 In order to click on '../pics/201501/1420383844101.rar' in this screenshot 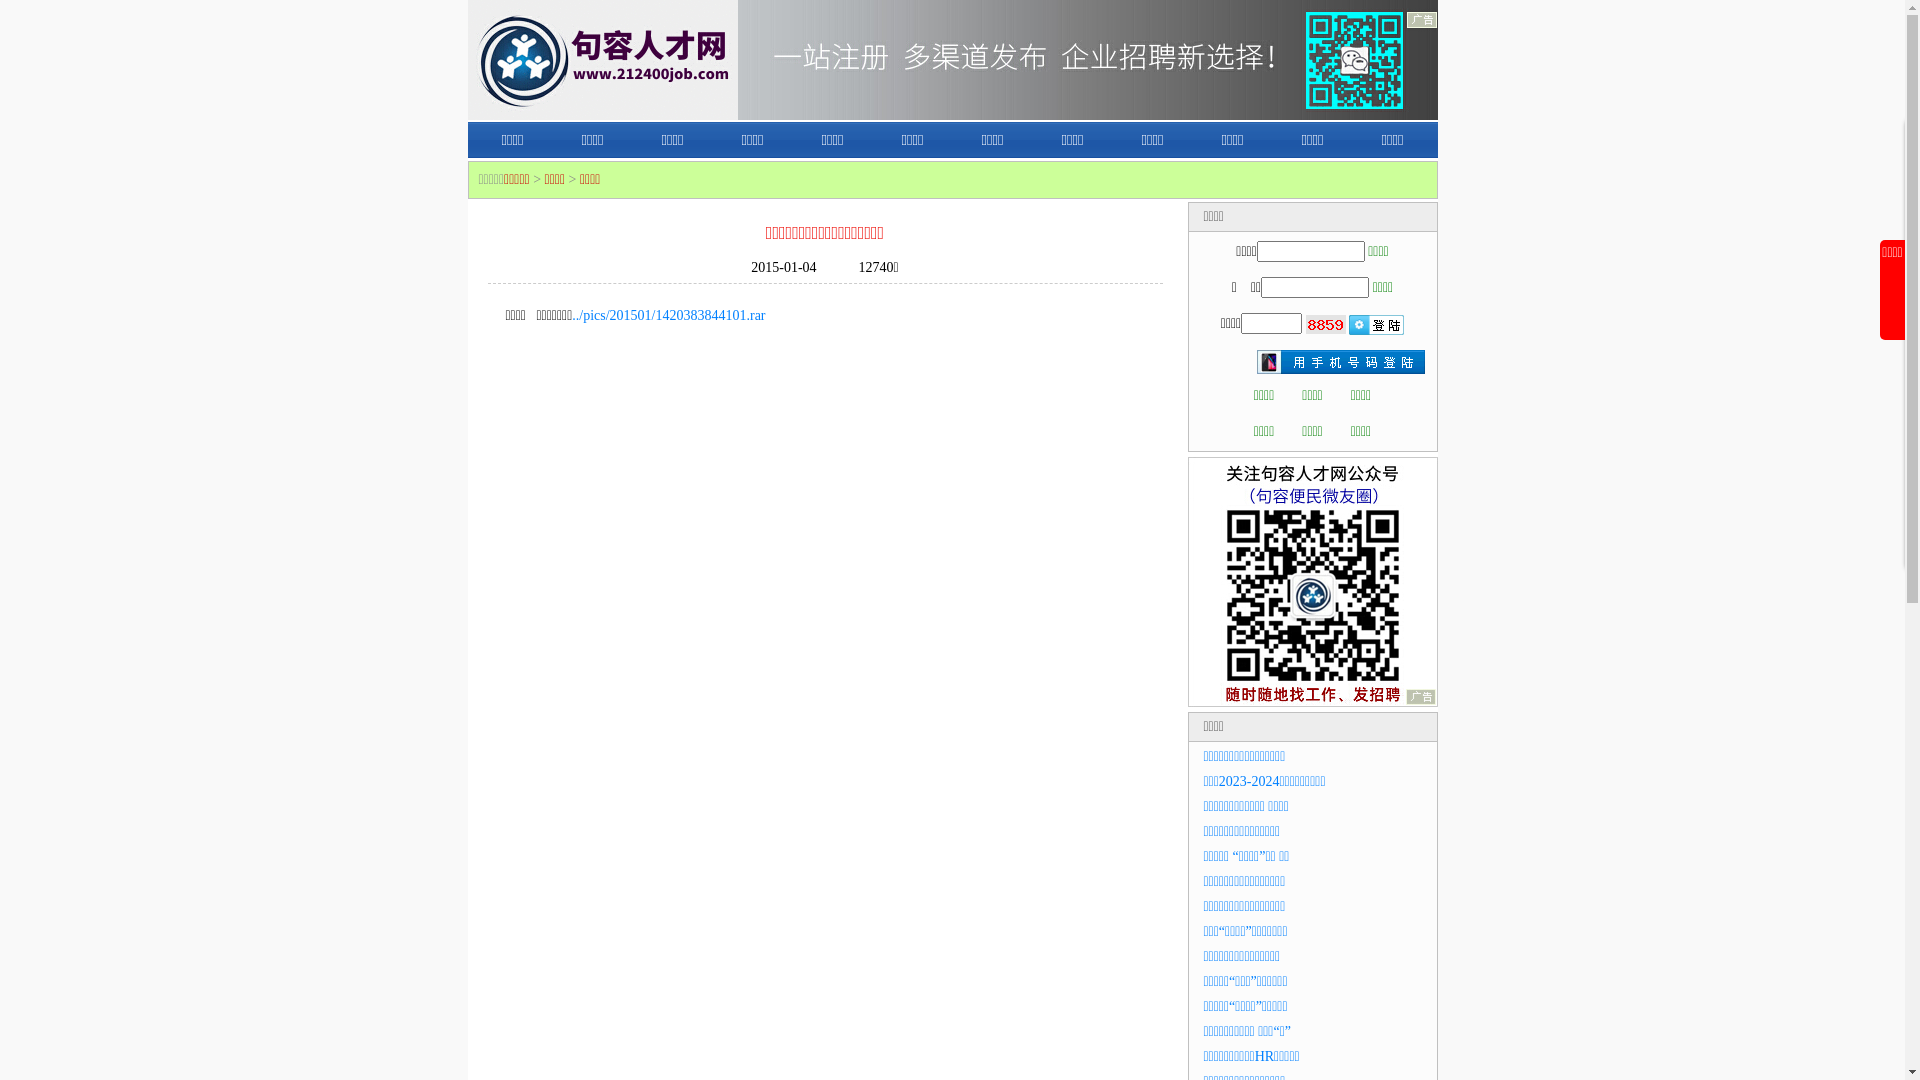, I will do `click(570, 315)`.